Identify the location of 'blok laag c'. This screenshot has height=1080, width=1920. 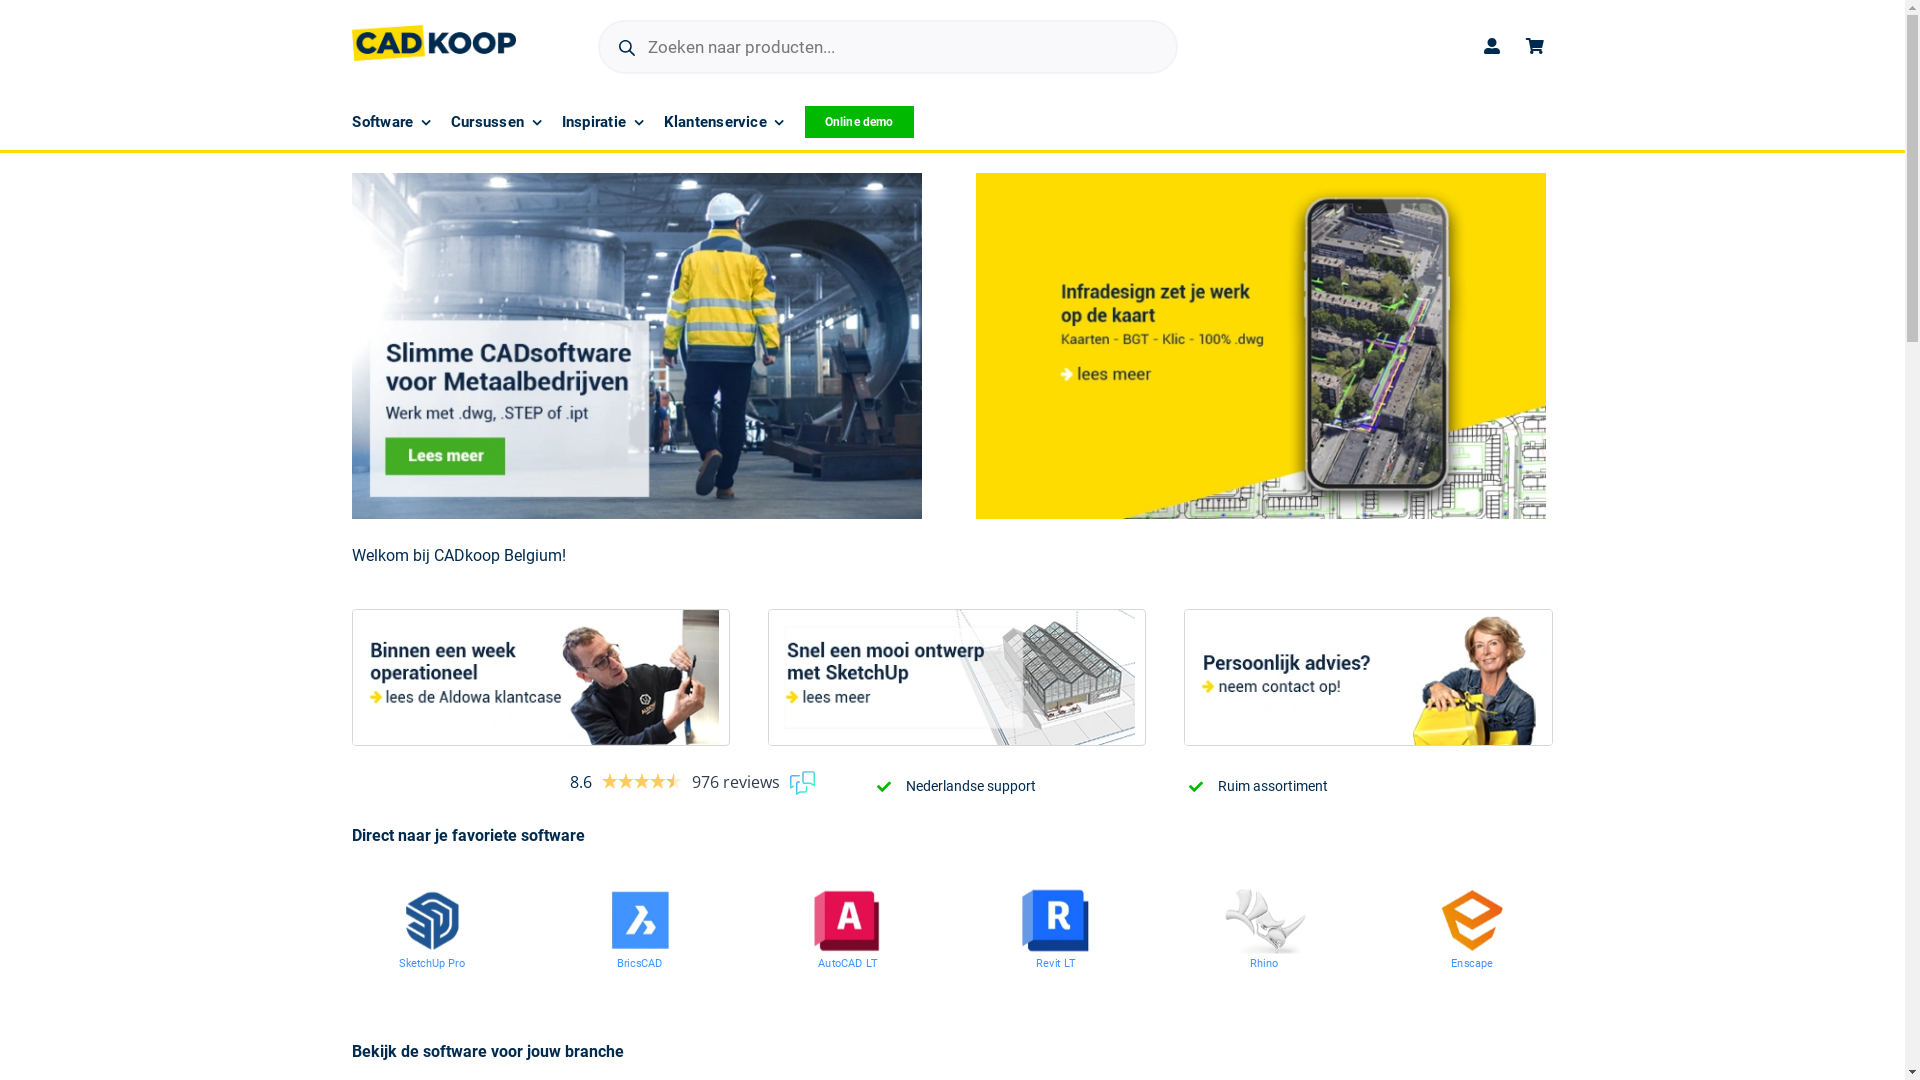
(1367, 676).